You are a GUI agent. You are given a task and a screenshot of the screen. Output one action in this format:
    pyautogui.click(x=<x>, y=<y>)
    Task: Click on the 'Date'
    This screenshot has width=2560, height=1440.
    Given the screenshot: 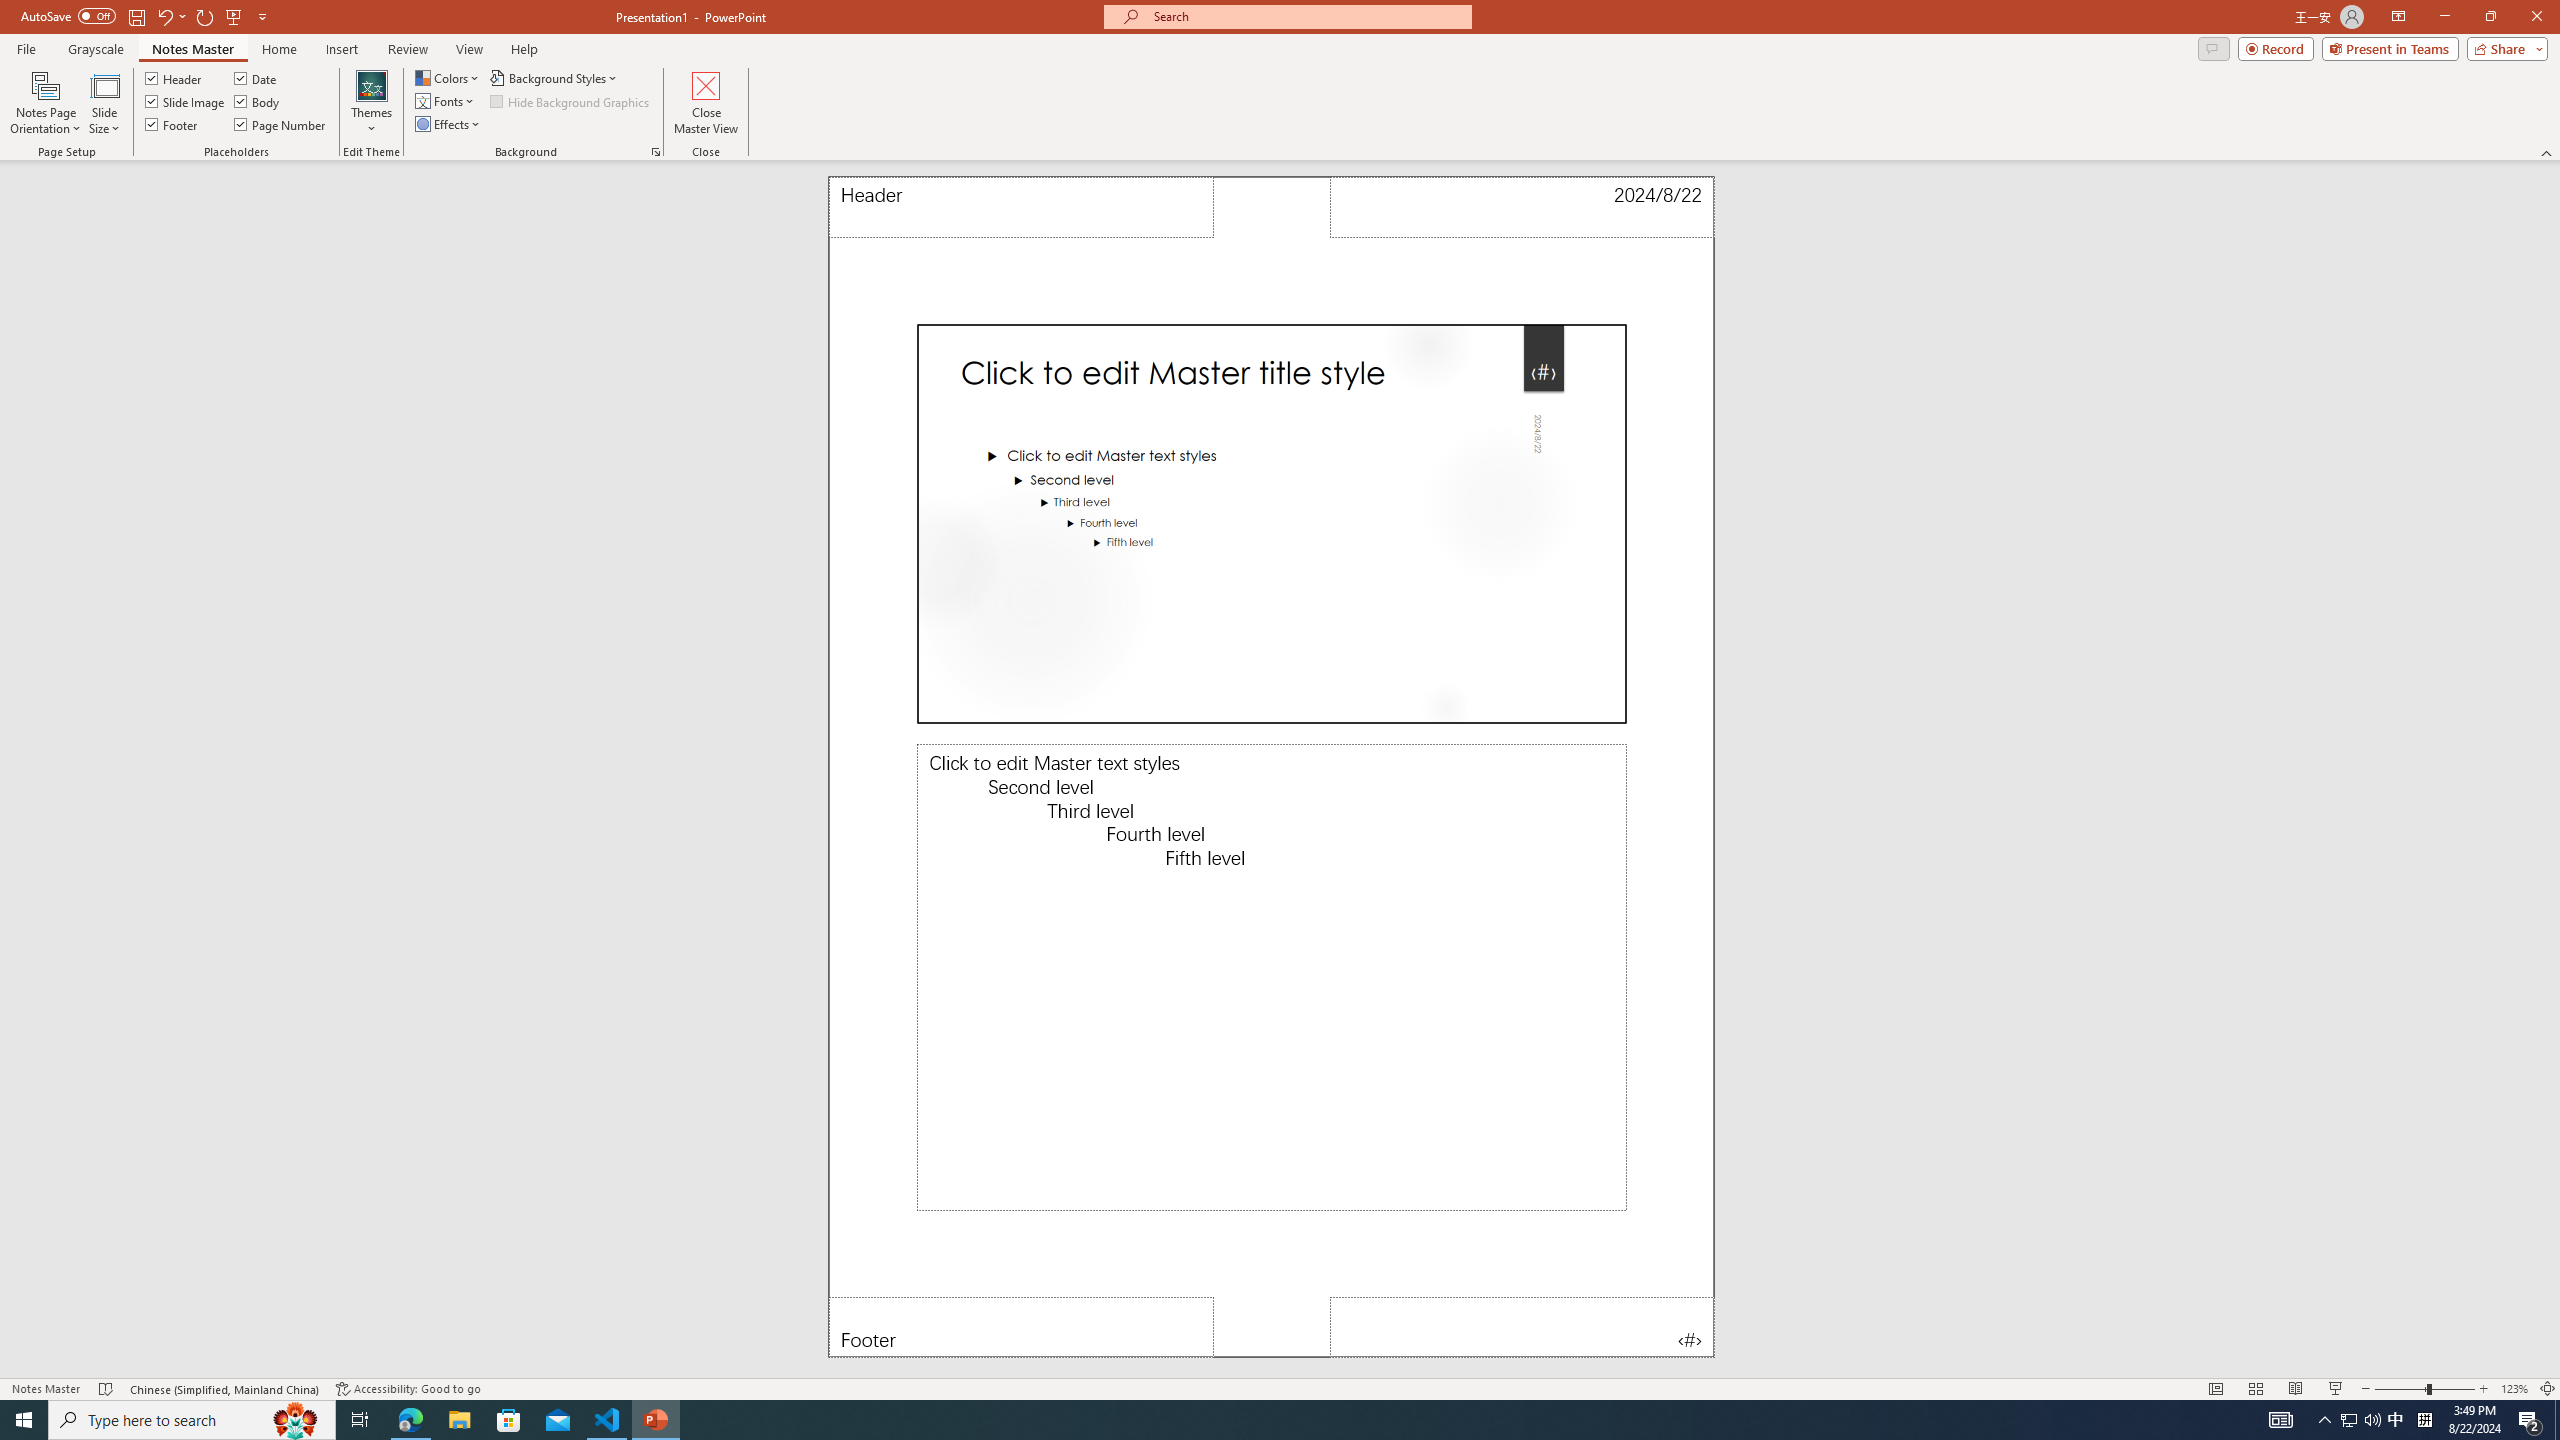 What is the action you would take?
    pyautogui.click(x=256, y=77)
    